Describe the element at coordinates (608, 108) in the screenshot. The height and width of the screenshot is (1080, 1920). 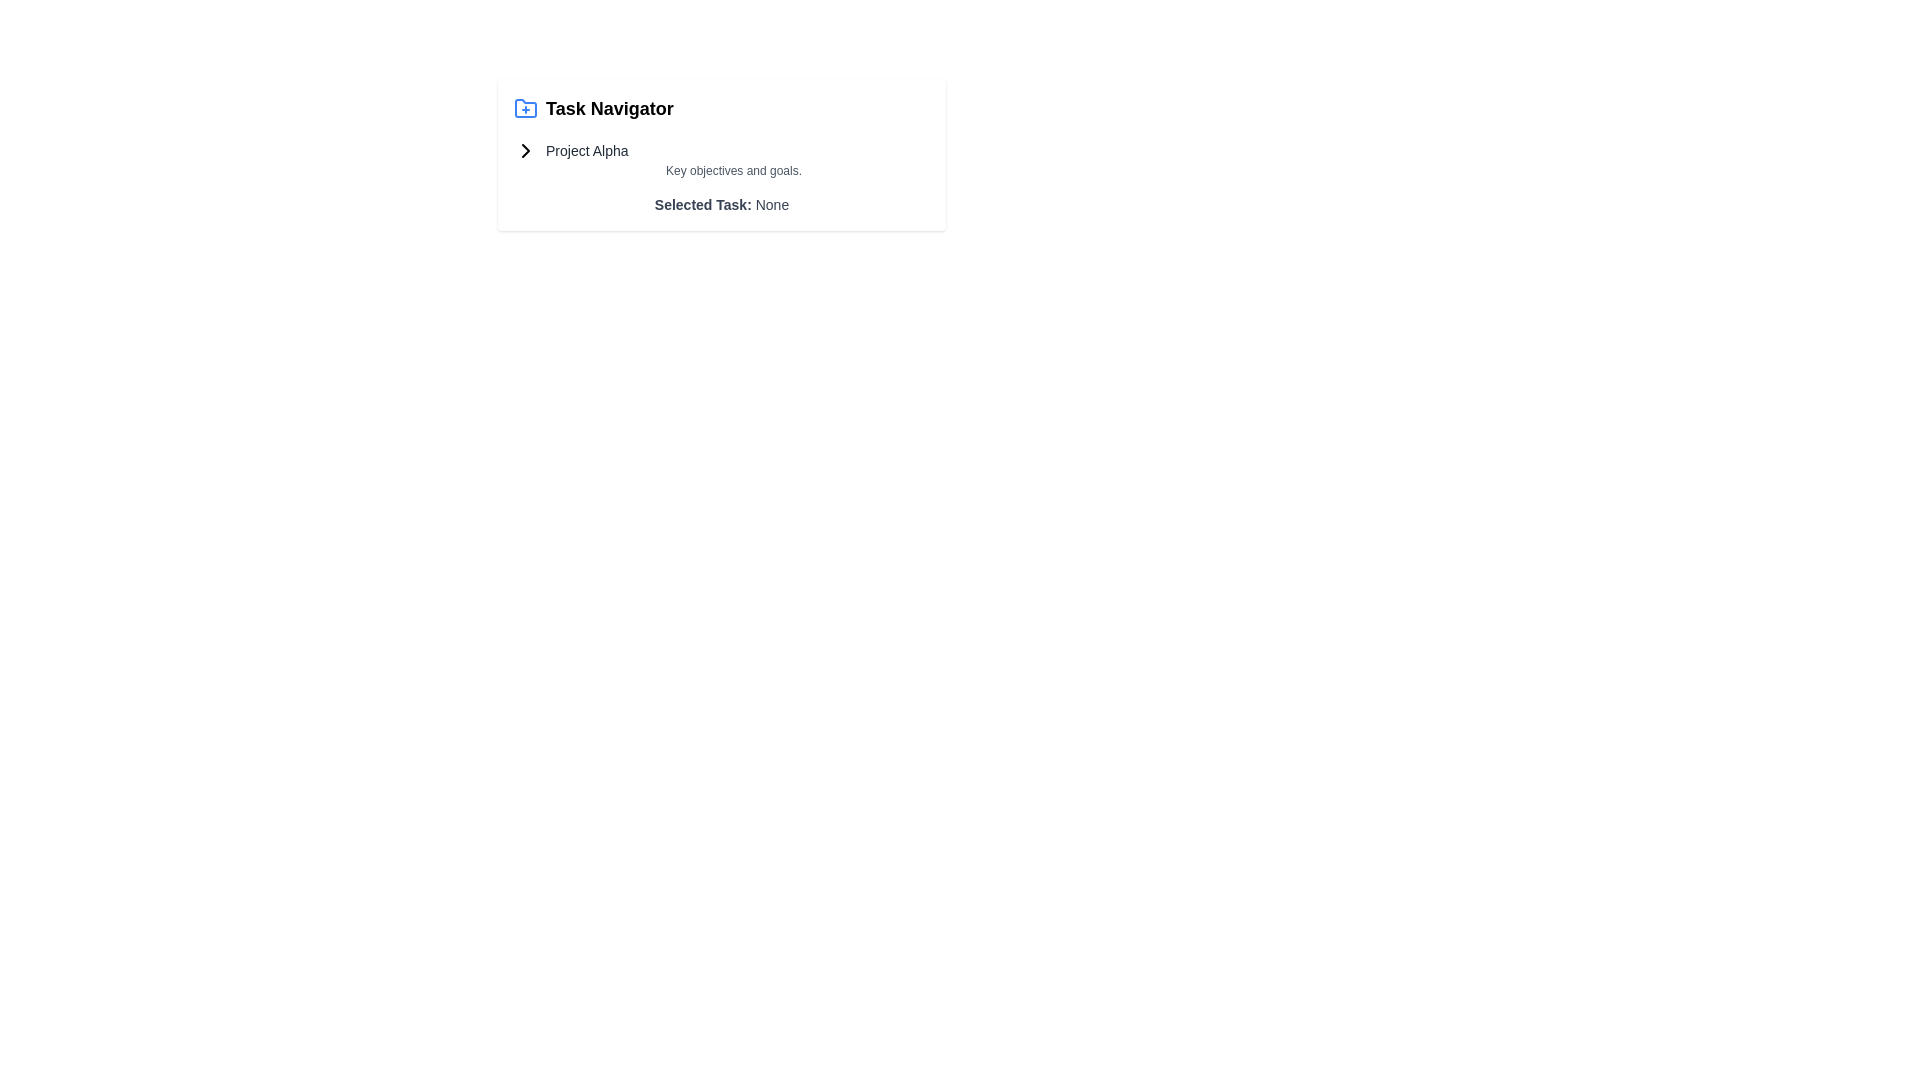
I see `the 'Task Navigator' label, which is styled with a bold, large black font and is located immediately to the right of a blue folder icon` at that location.